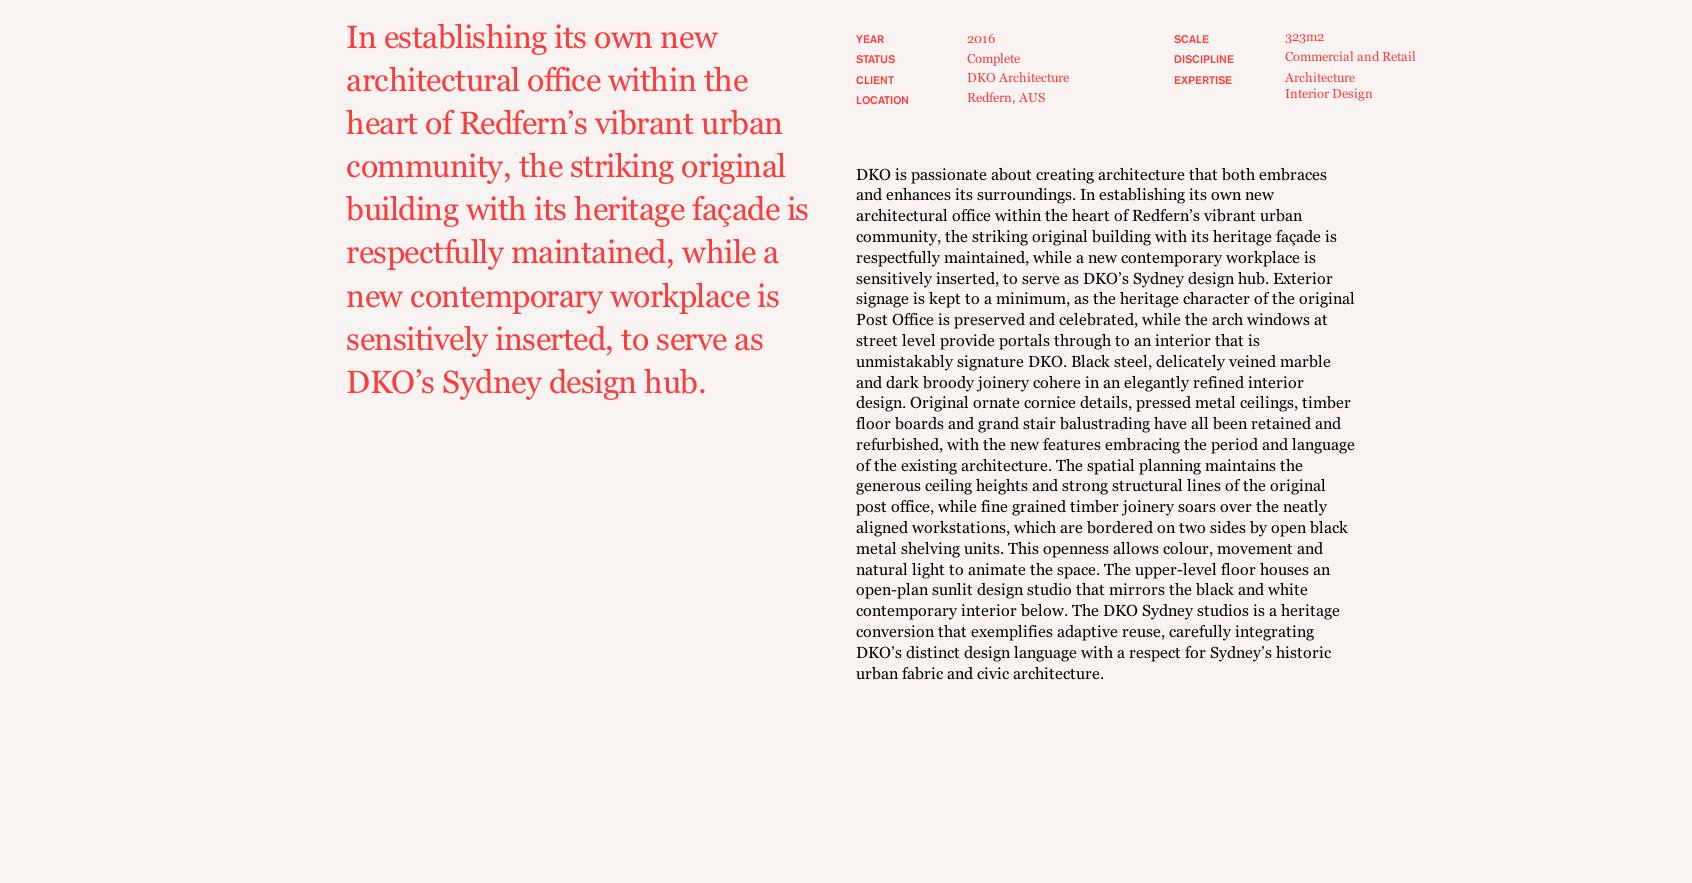 The height and width of the screenshot is (883, 1692). I want to click on 'Redfern, AUS', so click(1005, 97).